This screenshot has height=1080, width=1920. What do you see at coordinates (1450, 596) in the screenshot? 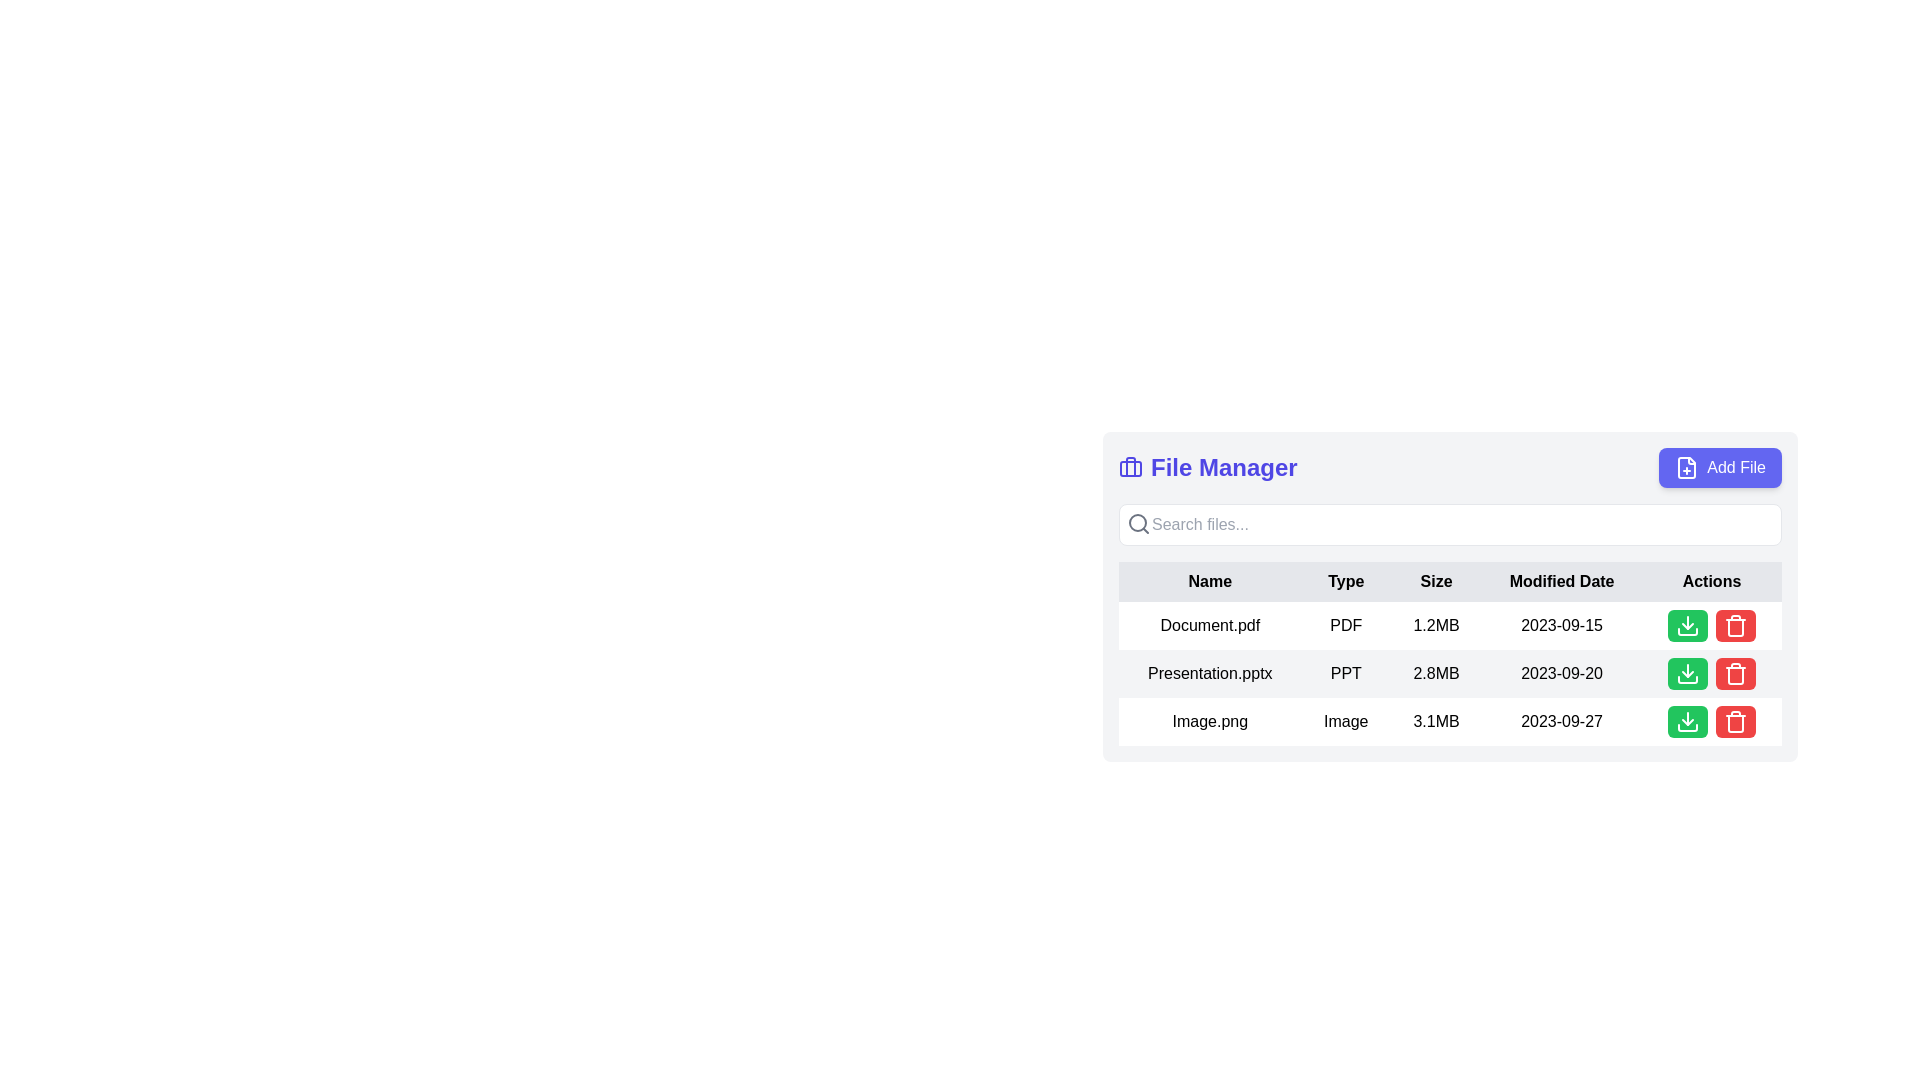
I see `the column headers of the Structured Table View in the File Manager` at bounding box center [1450, 596].